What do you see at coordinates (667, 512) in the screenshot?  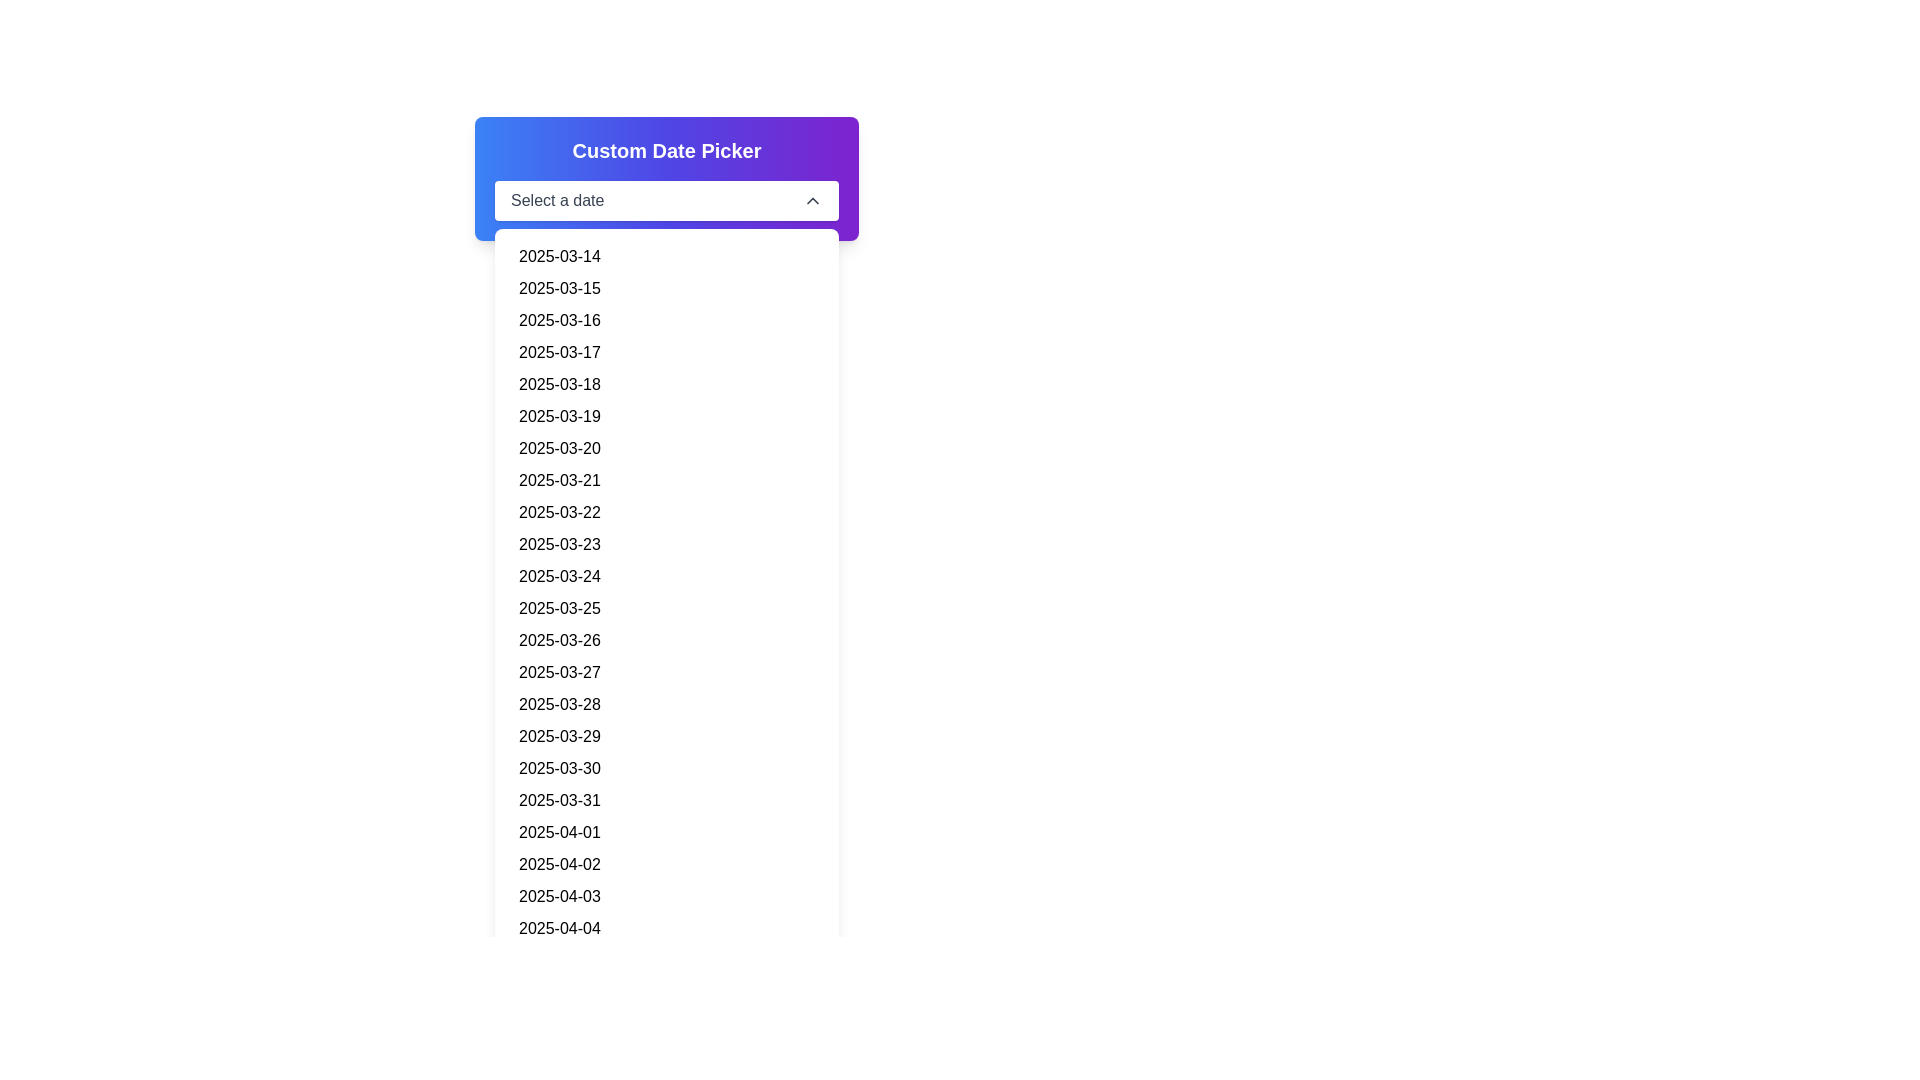 I see `the date '2025-03-22' by clicking on the ninth list item in the date selection dropdown menu` at bounding box center [667, 512].